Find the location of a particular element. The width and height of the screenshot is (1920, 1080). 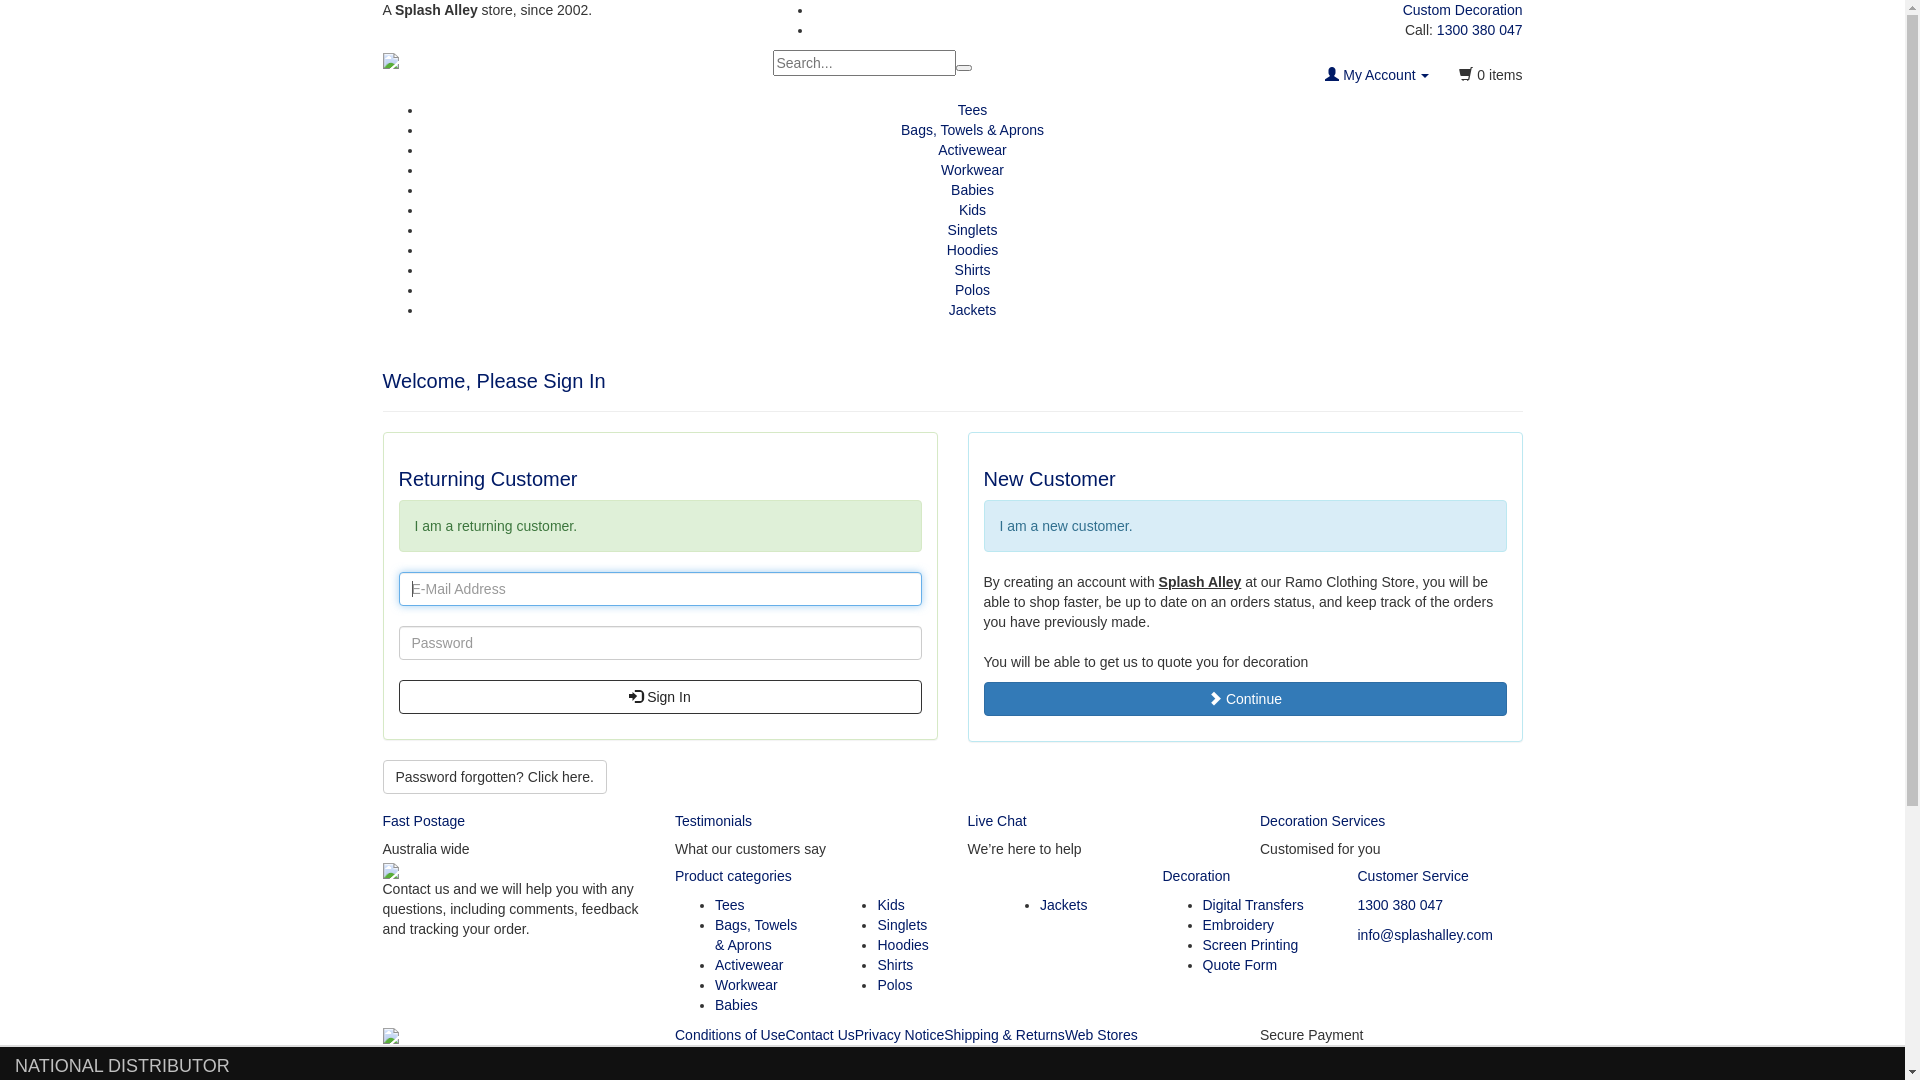

'Conditions of Use' is located at coordinates (729, 1034).